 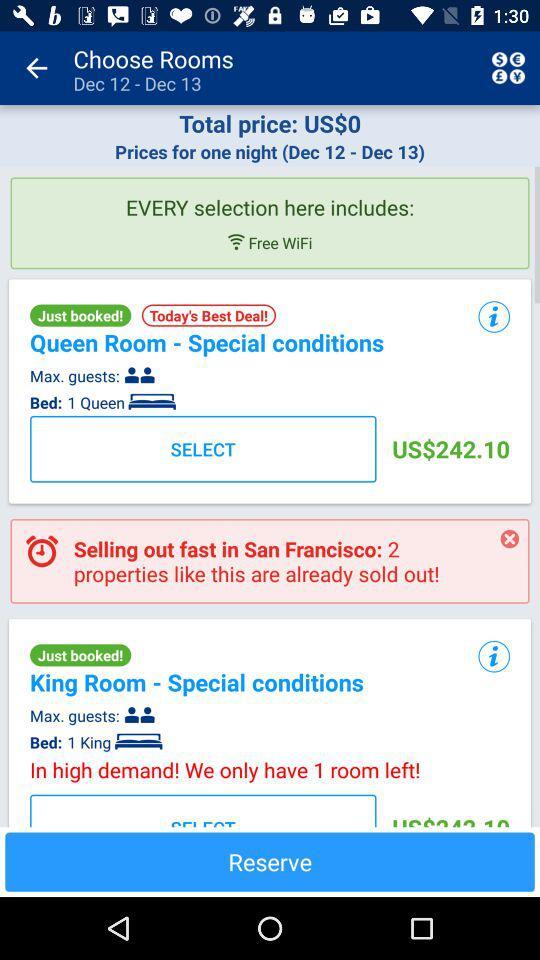 What do you see at coordinates (114, 741) in the screenshot?
I see `app to the right of bed: app` at bounding box center [114, 741].